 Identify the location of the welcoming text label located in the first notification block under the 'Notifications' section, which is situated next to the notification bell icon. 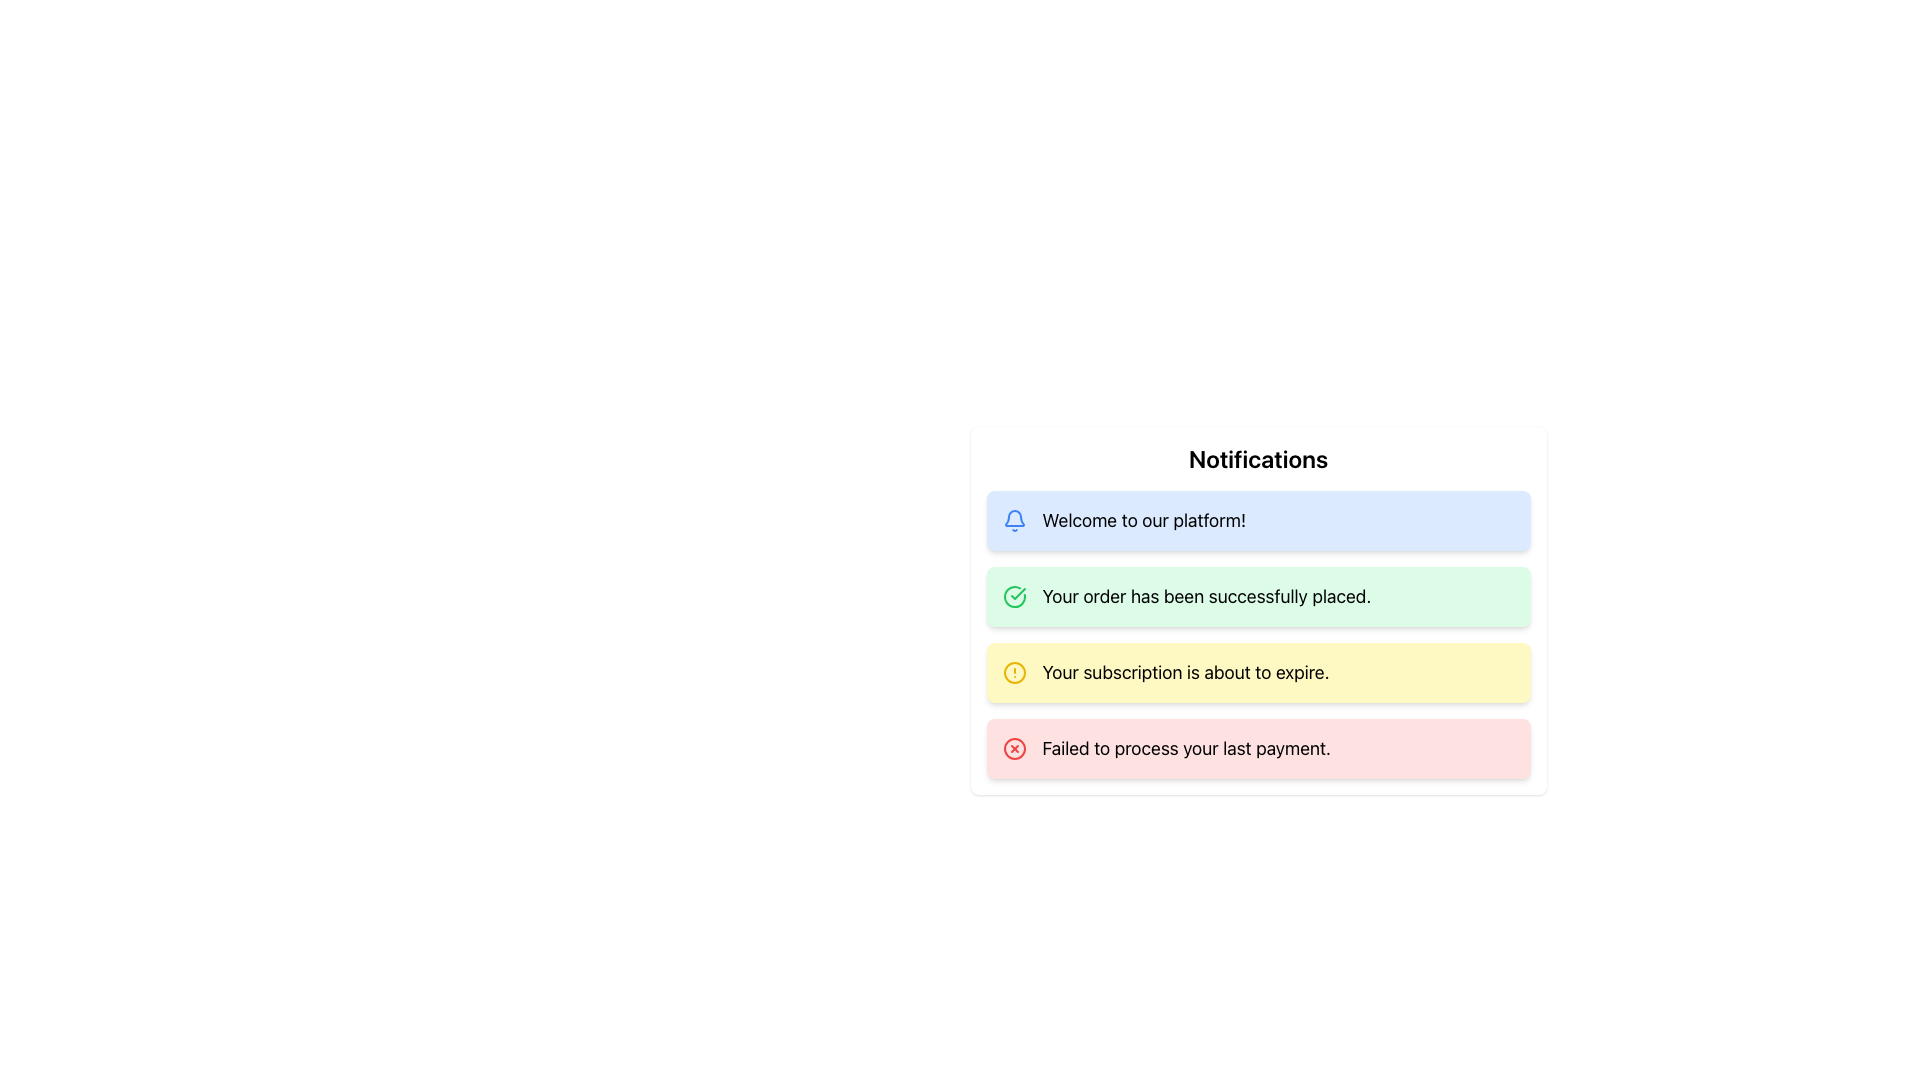
(1144, 519).